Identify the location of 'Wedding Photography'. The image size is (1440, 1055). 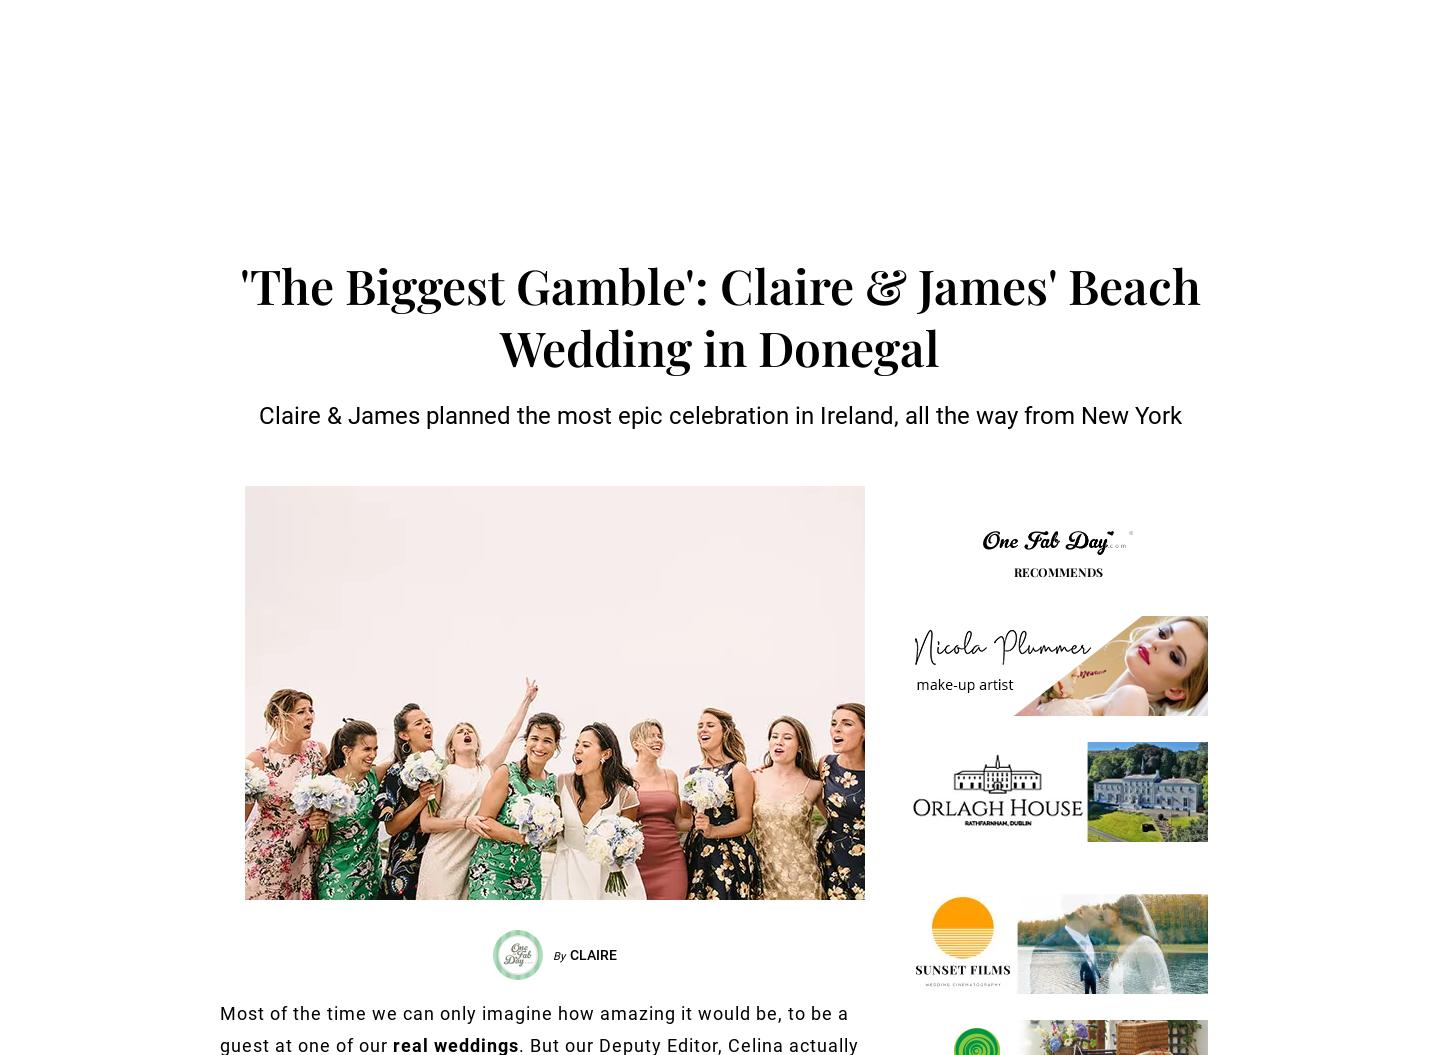
(580, 142).